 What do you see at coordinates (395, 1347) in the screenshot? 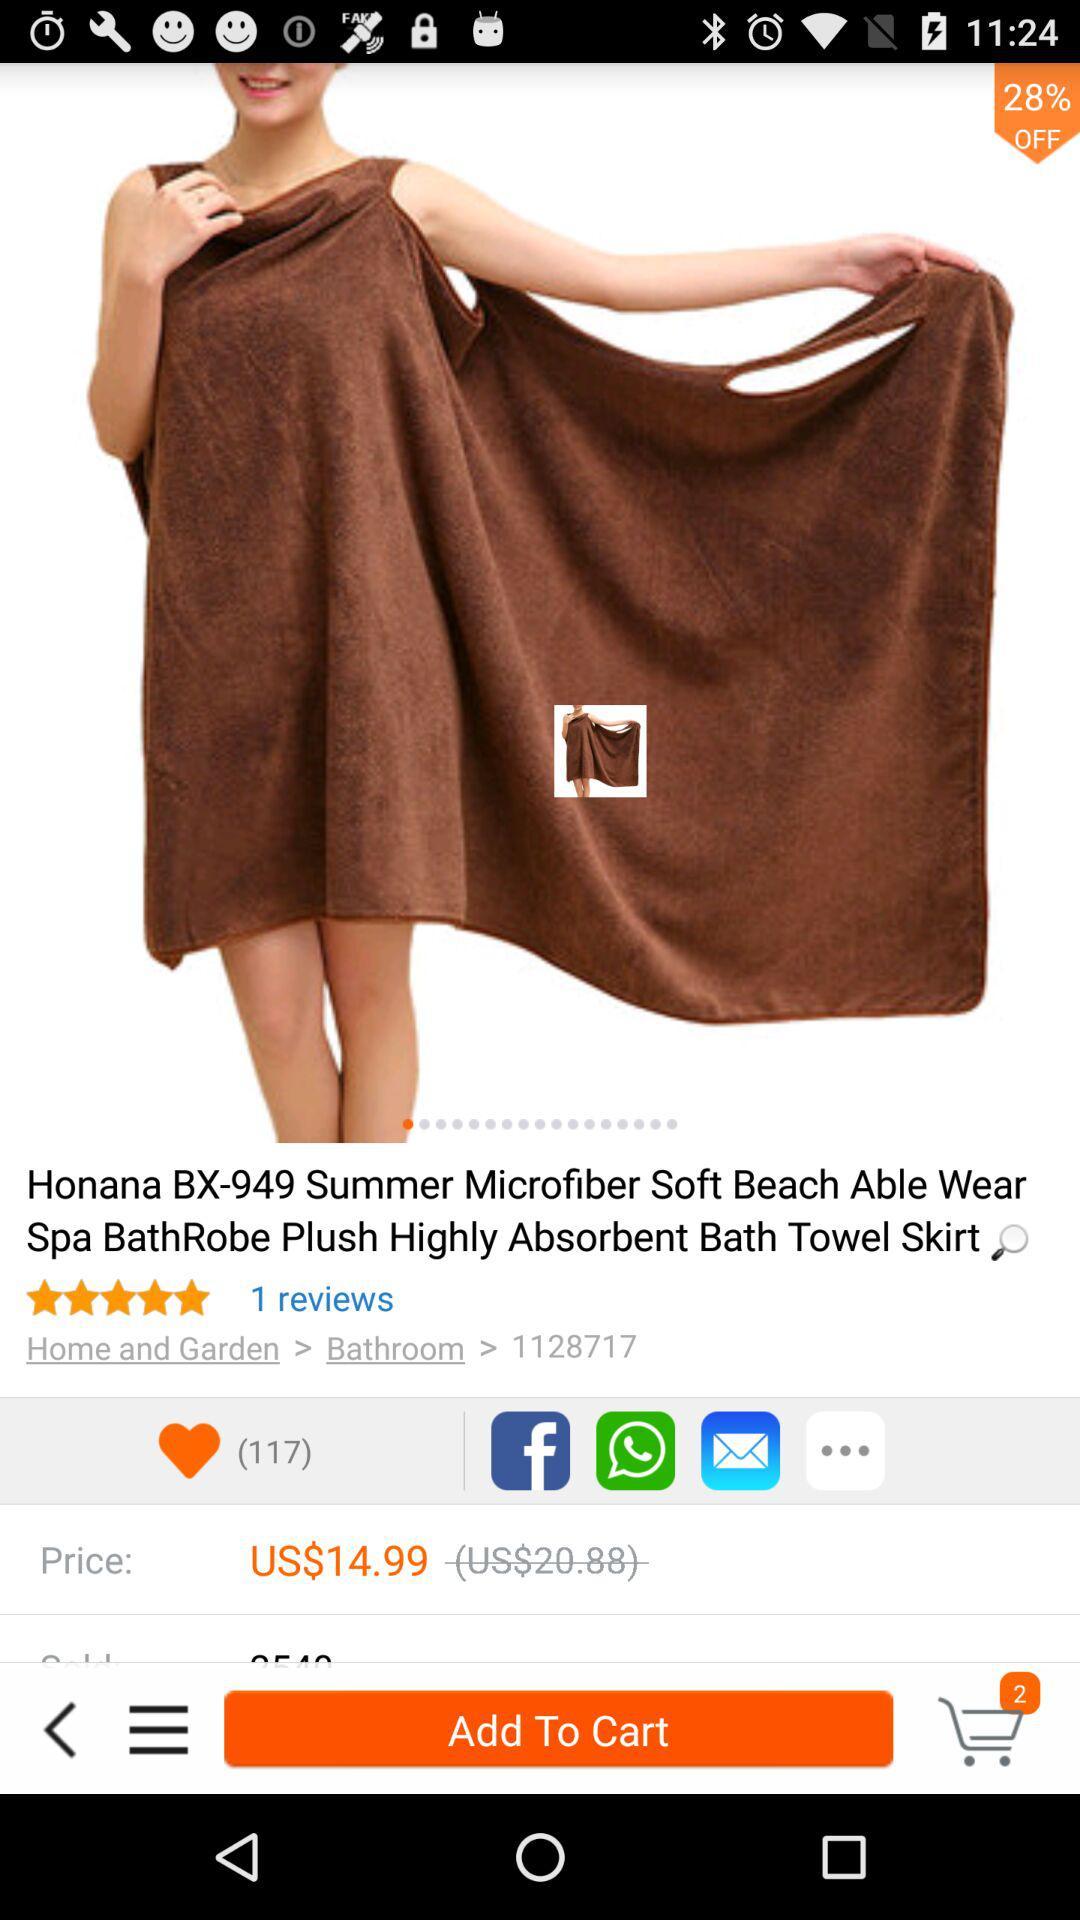
I see `the icon to the left of > app` at bounding box center [395, 1347].